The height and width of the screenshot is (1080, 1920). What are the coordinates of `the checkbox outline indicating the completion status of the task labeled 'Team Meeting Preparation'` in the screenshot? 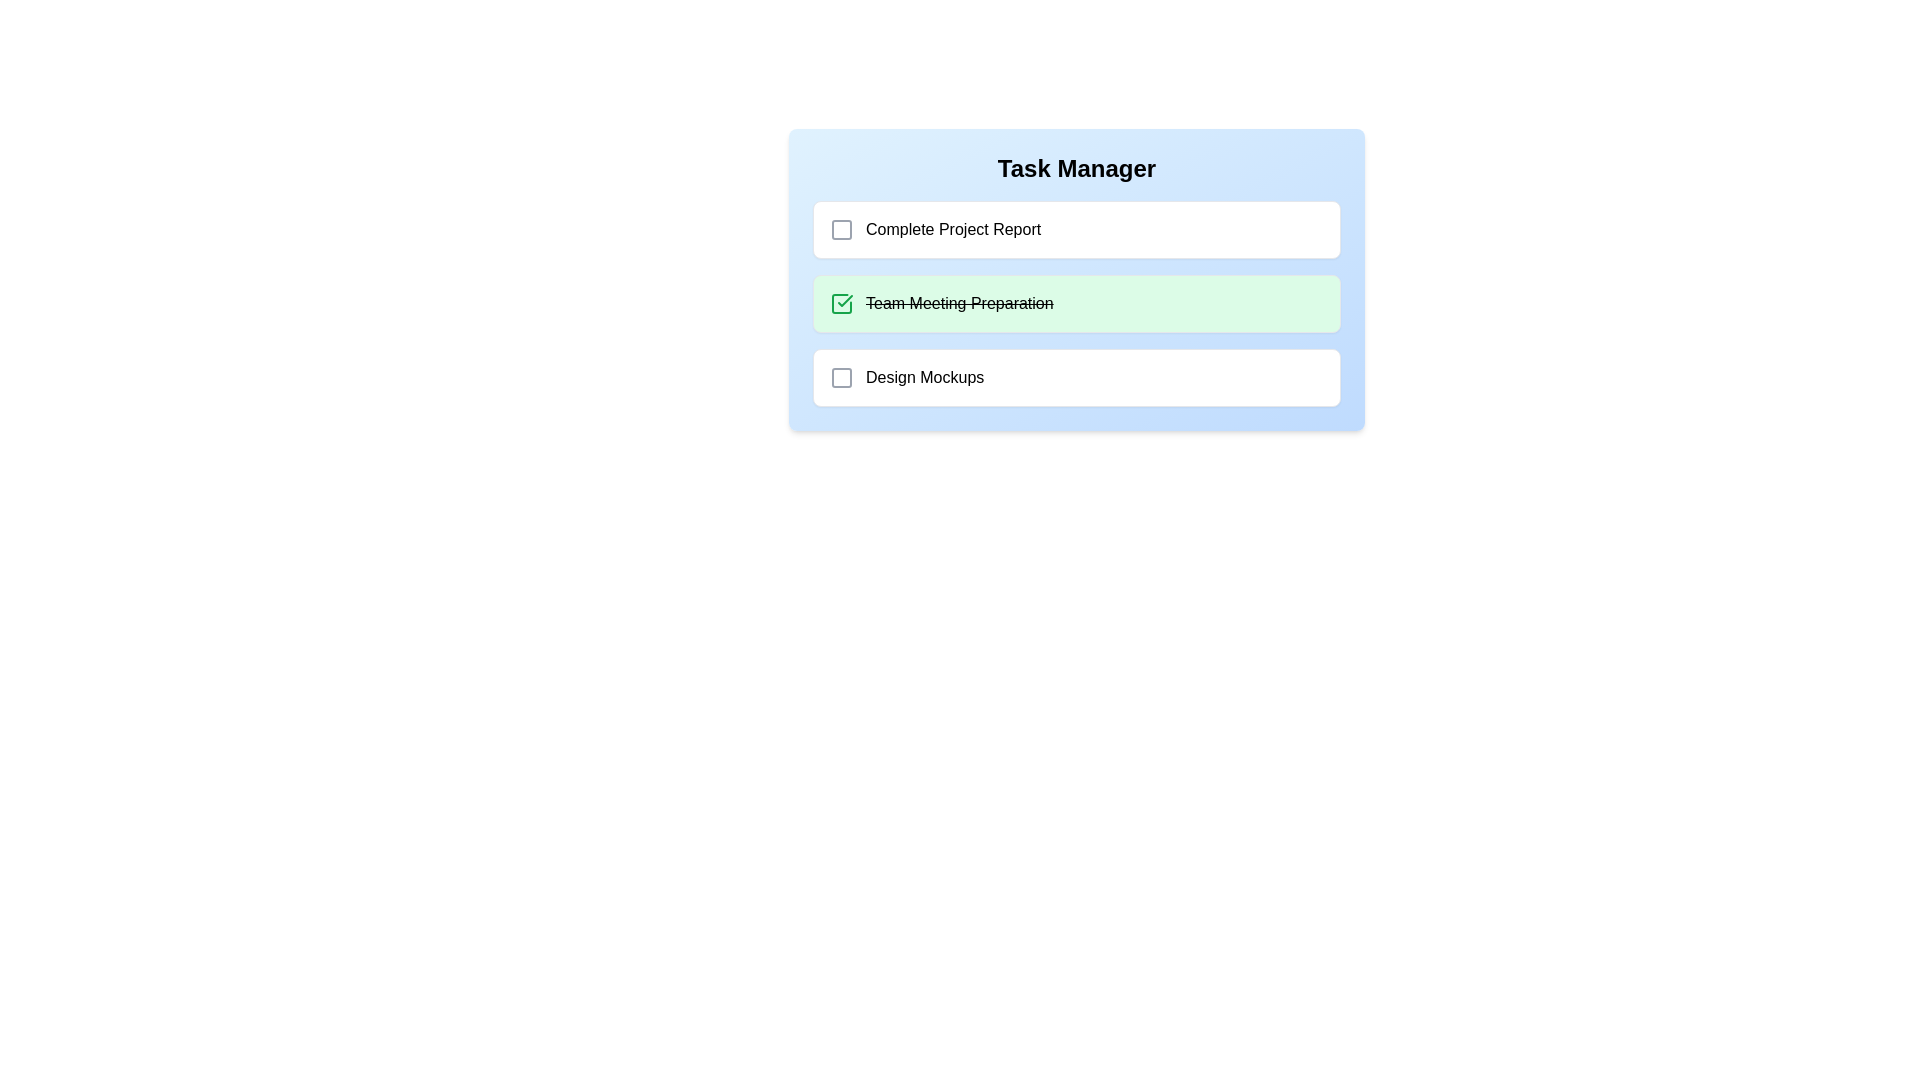 It's located at (841, 304).